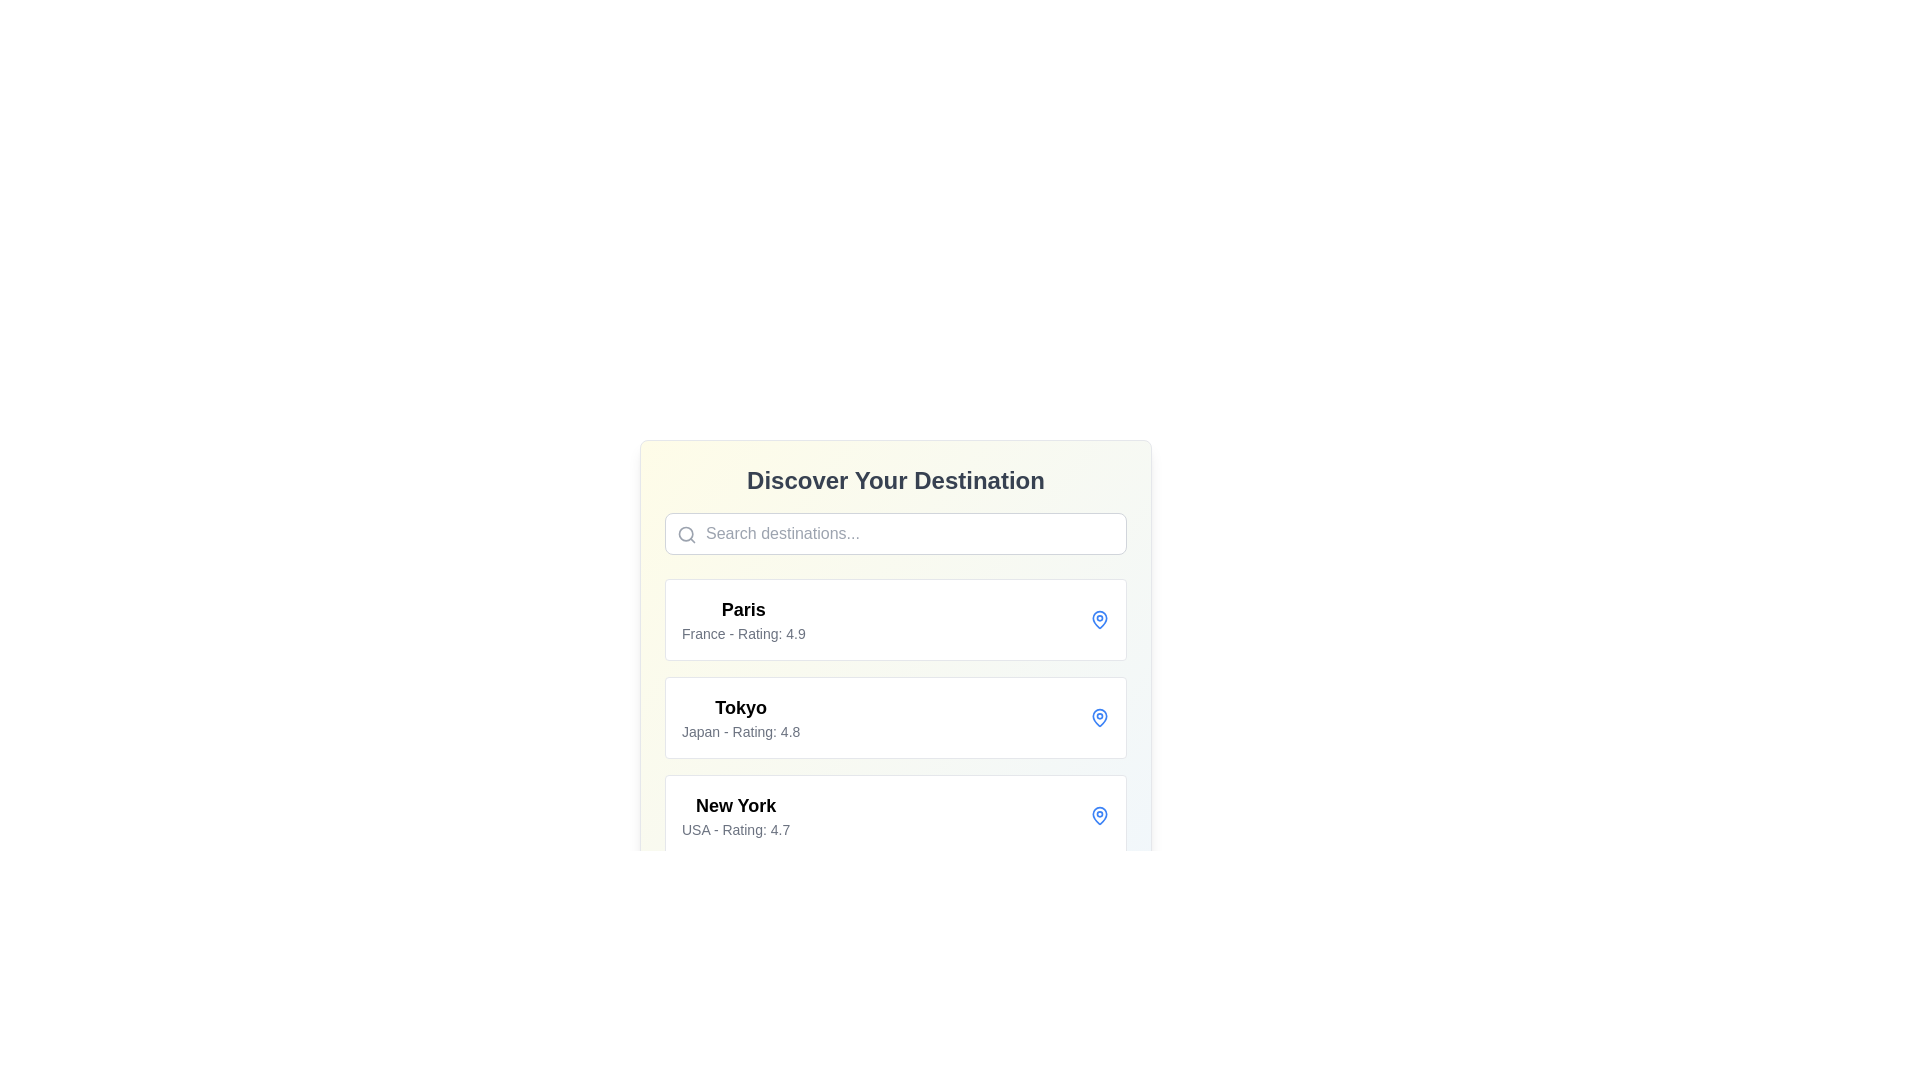  Describe the element at coordinates (686, 534) in the screenshot. I see `the decorative search icon located on the left side of the search bar, which visually indicates its search functionality` at that location.